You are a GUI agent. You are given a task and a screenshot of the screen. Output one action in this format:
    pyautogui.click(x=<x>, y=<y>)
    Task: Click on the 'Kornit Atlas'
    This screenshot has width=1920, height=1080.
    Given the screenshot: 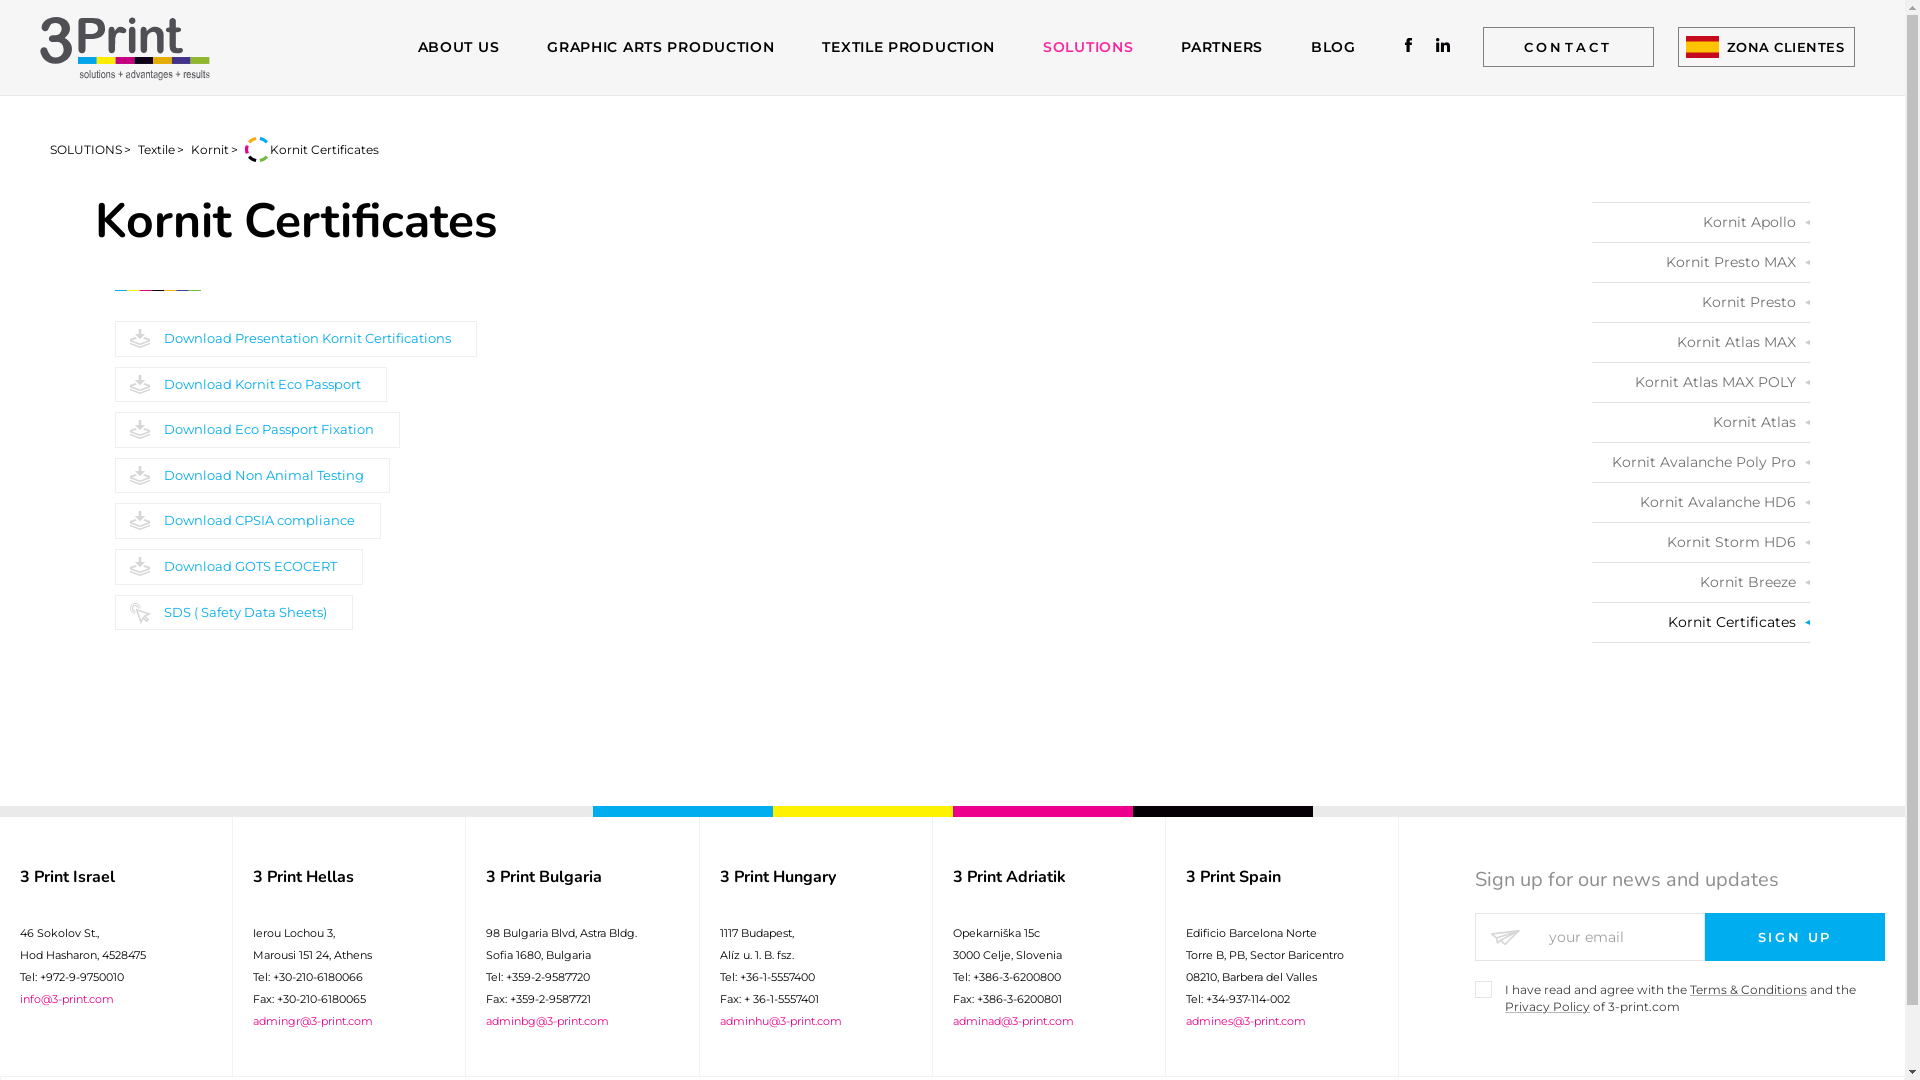 What is the action you would take?
    pyautogui.click(x=1591, y=421)
    